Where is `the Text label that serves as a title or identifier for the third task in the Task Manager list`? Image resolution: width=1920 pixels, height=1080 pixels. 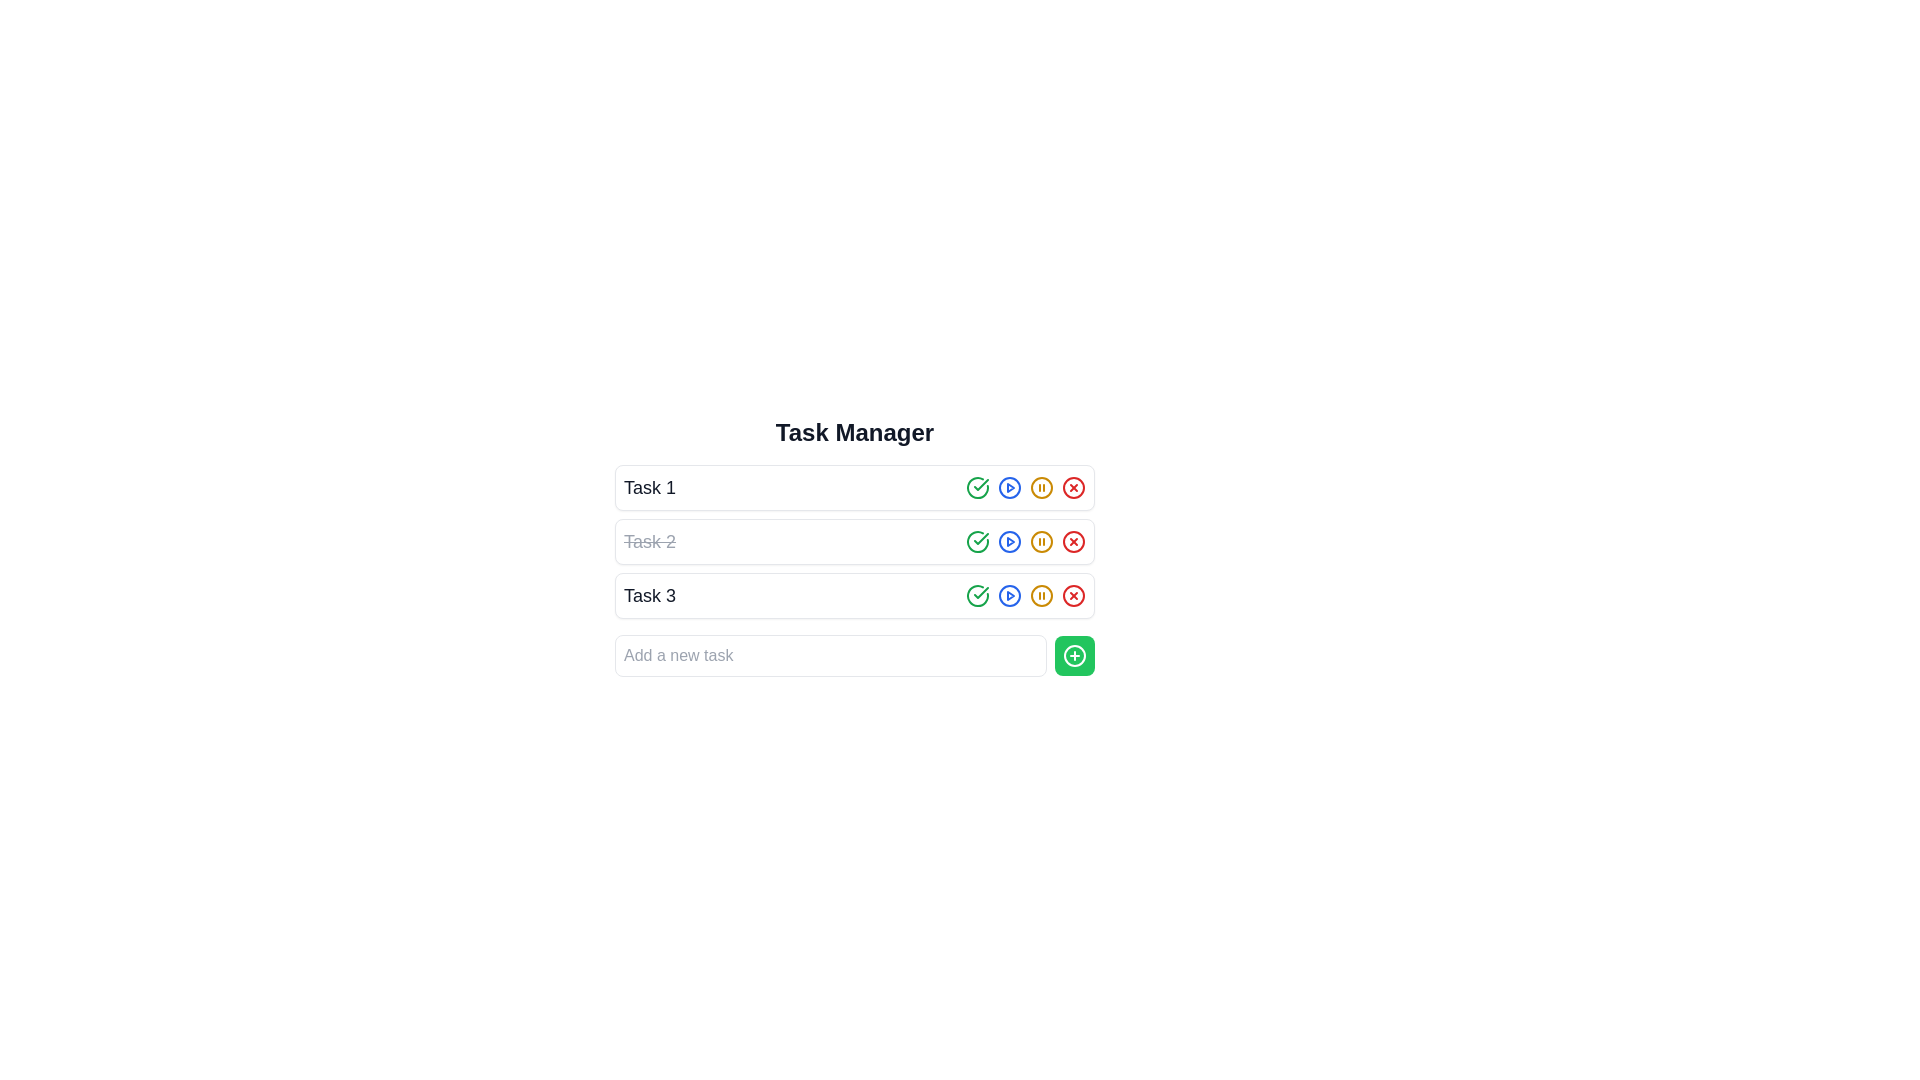 the Text label that serves as a title or identifier for the third task in the Task Manager list is located at coordinates (650, 595).